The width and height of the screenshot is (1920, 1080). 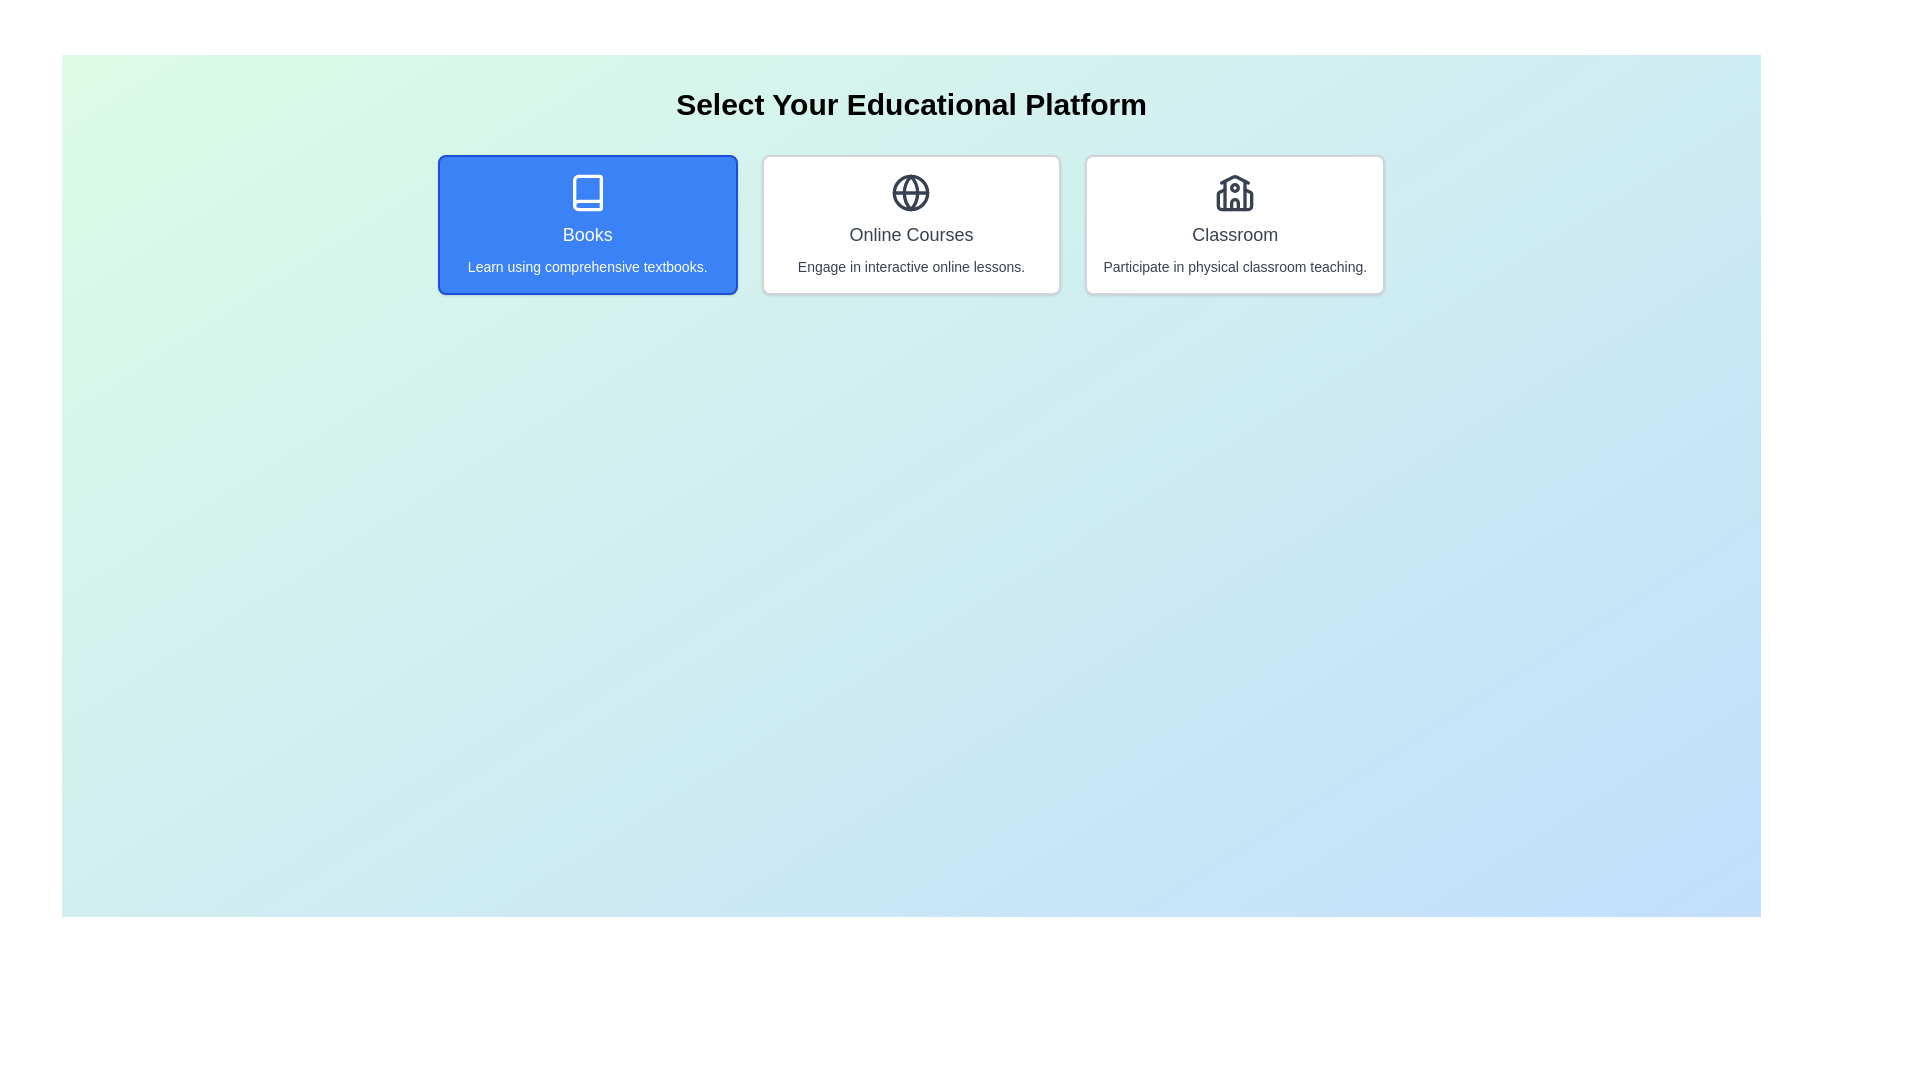 I want to click on the button corresponding to Classroom to select the educational platform, so click(x=1234, y=224).